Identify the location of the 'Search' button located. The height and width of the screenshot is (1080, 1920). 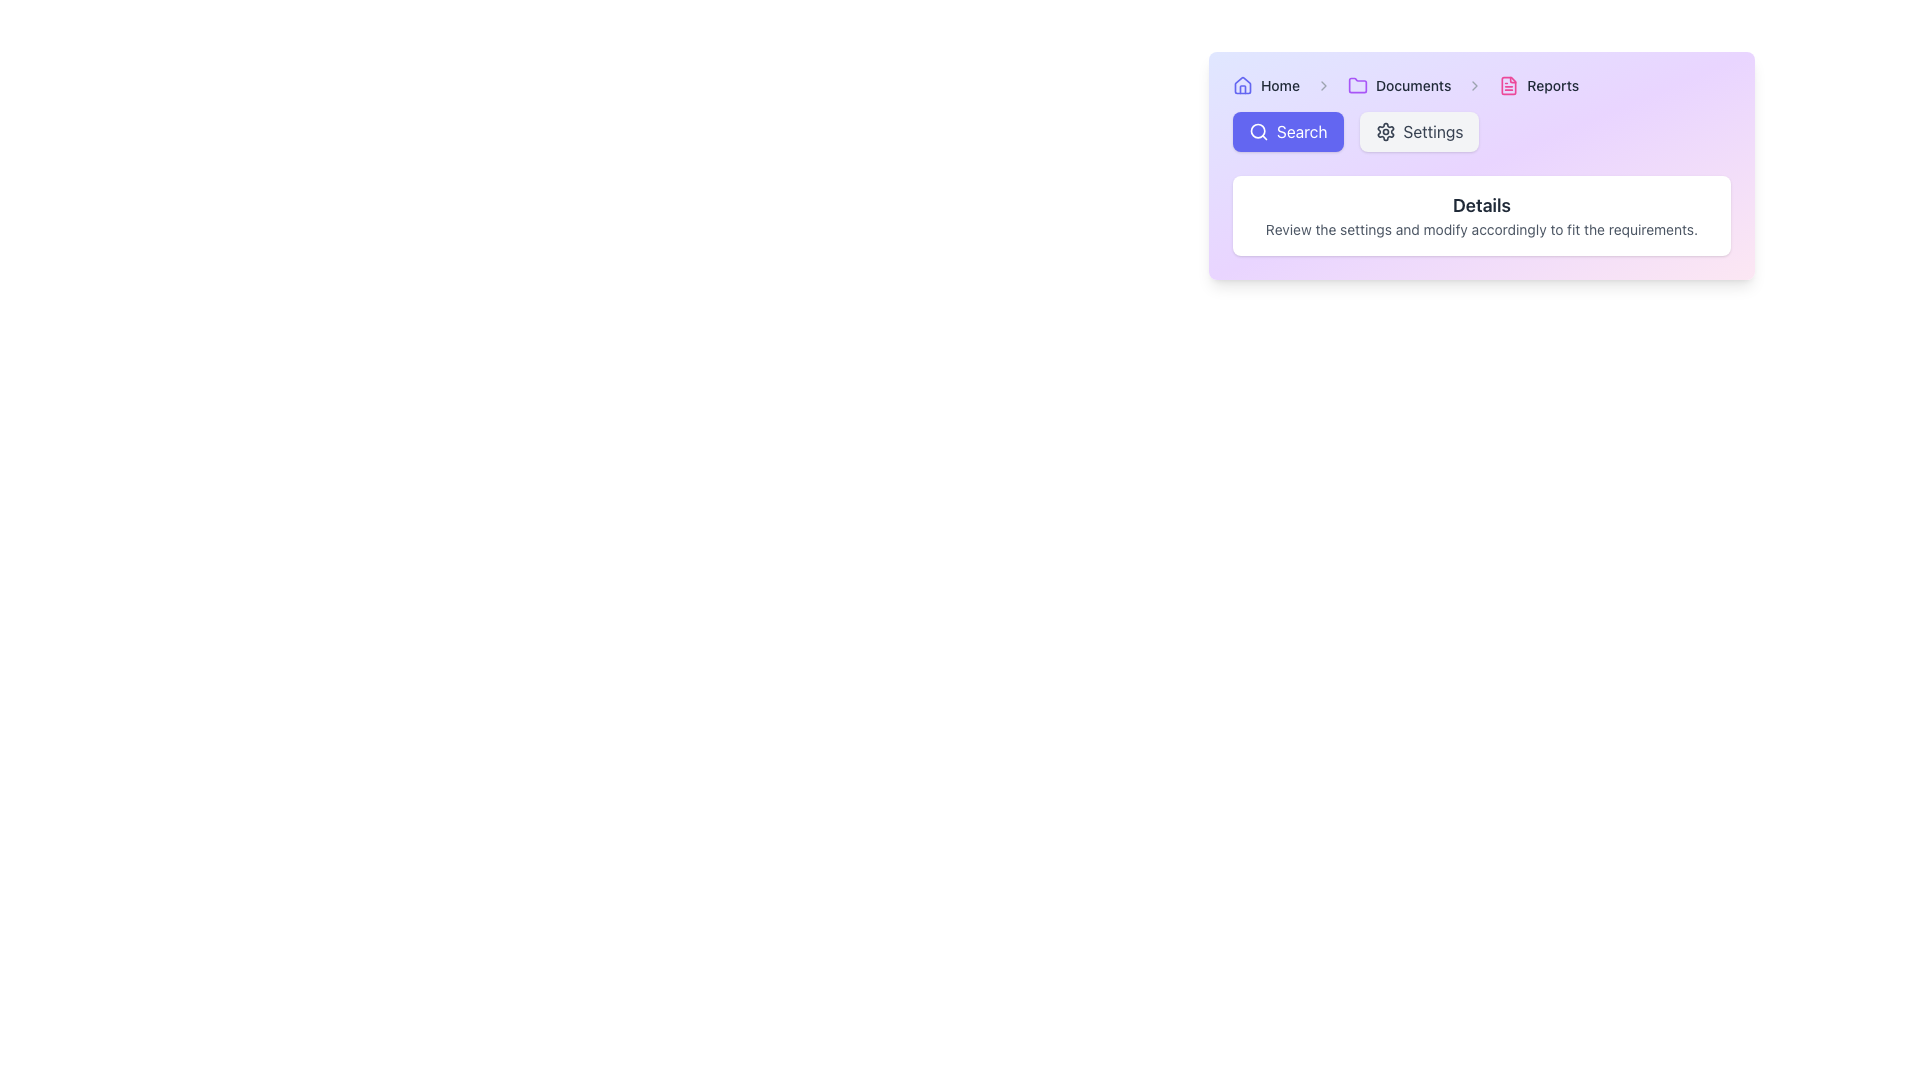
(1257, 131).